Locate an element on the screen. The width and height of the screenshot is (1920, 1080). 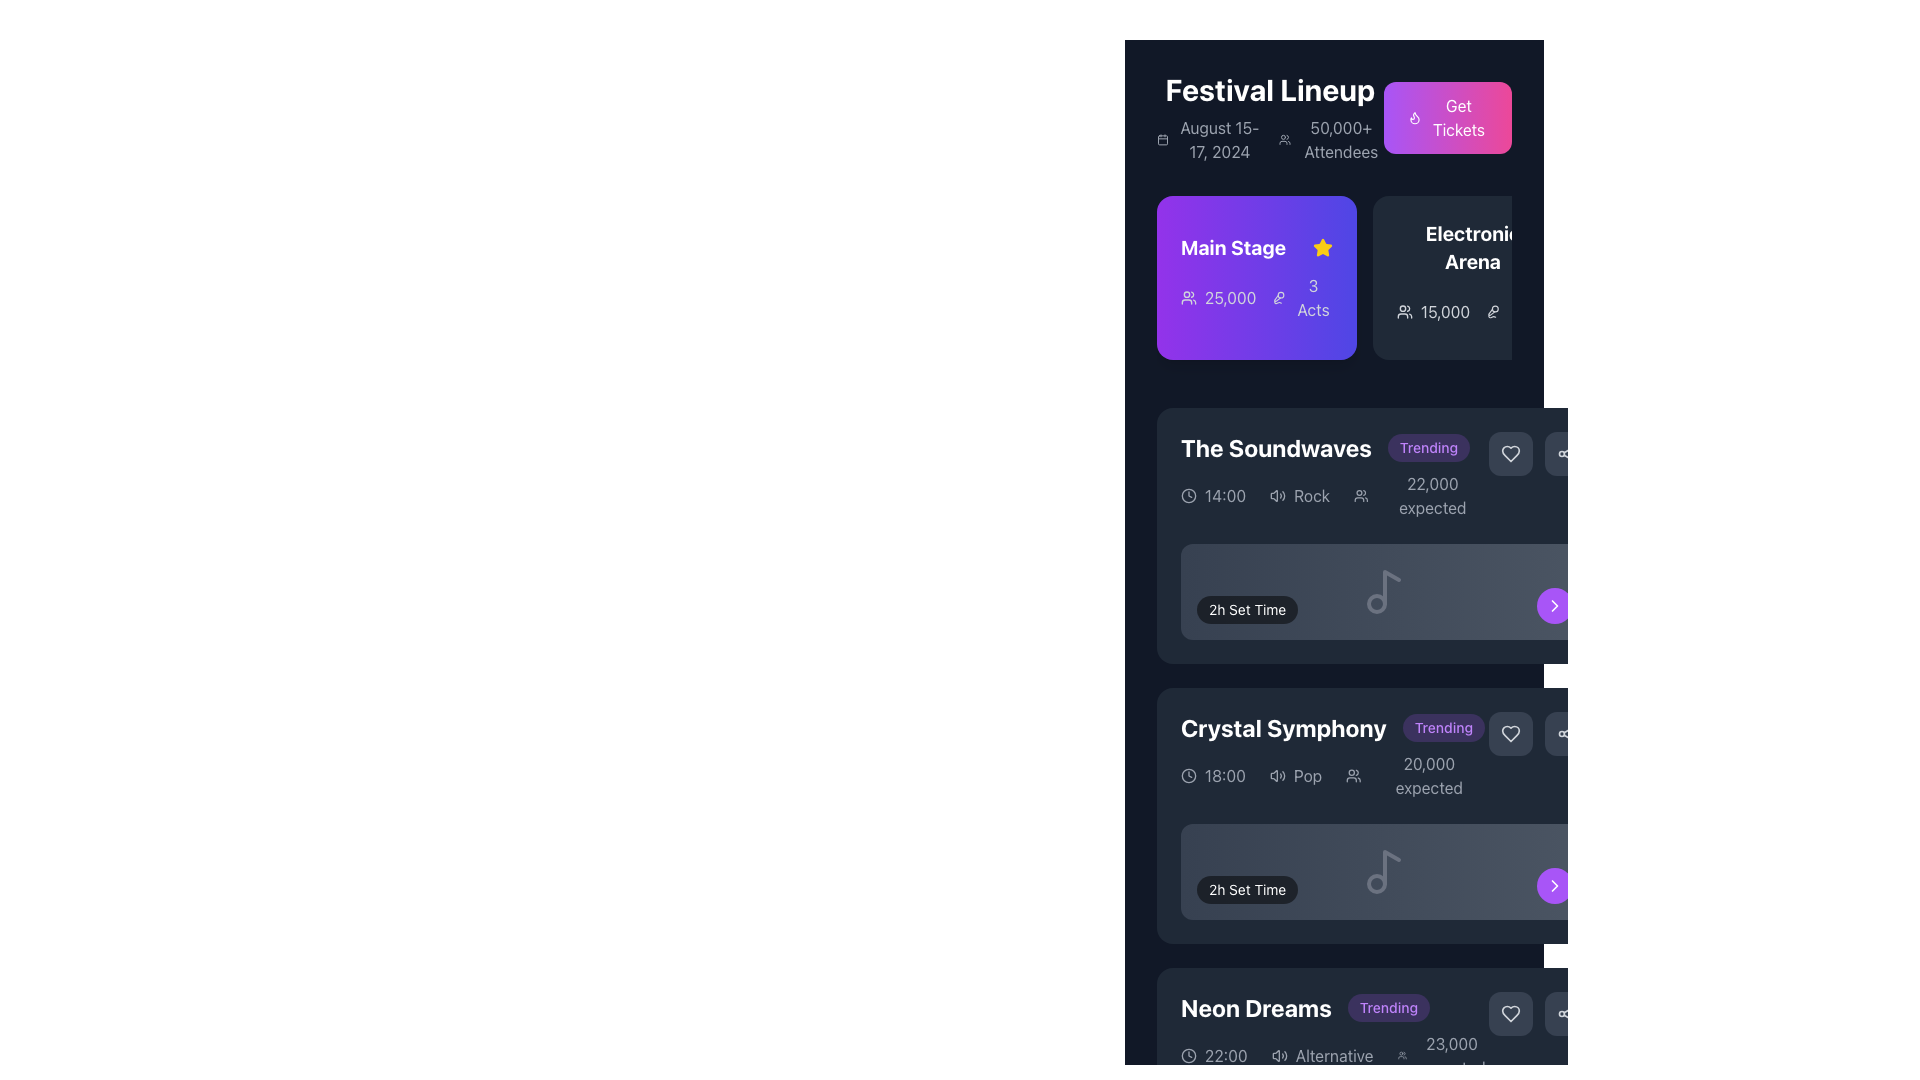
the static text display that shows '18:00', which is styled in white text on a dark background and located to the left of the text 'Pop' in the event details for 'Crystal Symphony' is located at coordinates (1224, 774).